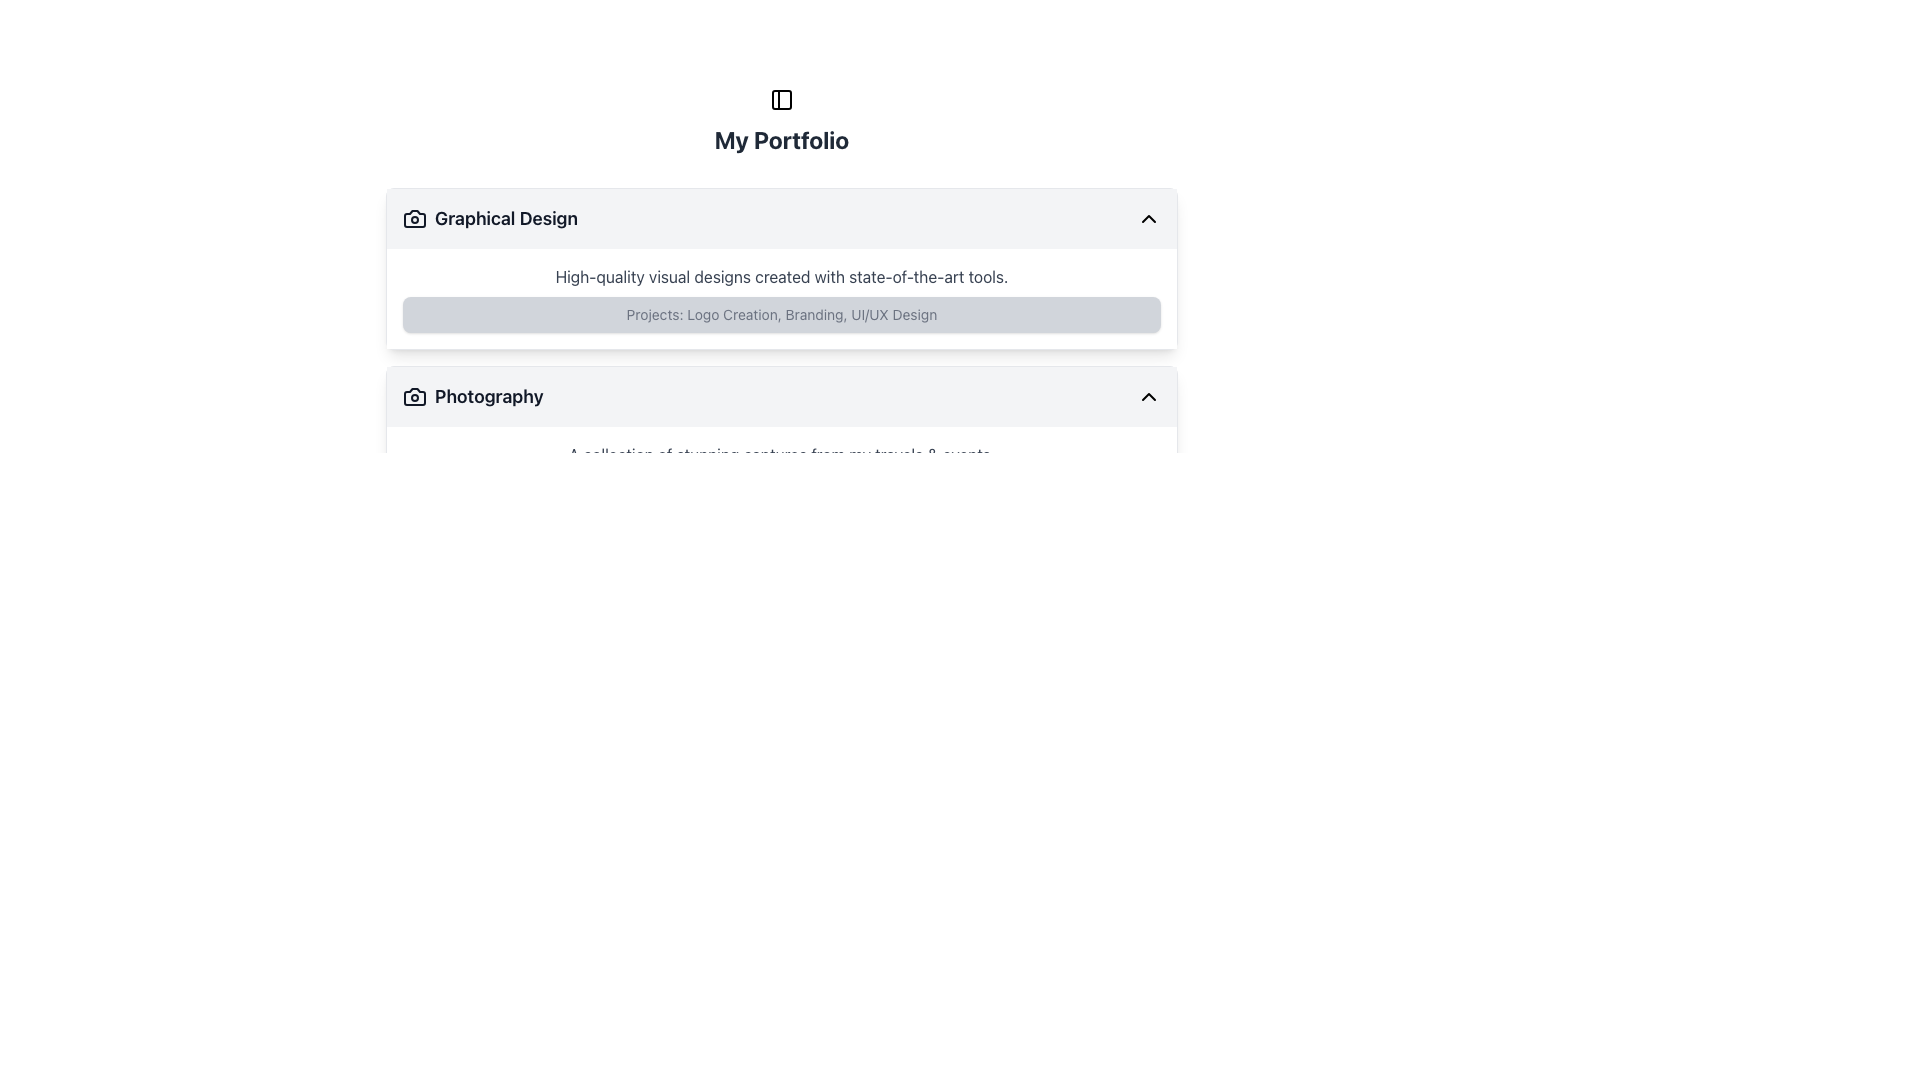 The image size is (1920, 1080). I want to click on the upward-pointing chevron icon button with a black outline in the upper-right corner of the 'Graphical Design' section, so click(1148, 219).